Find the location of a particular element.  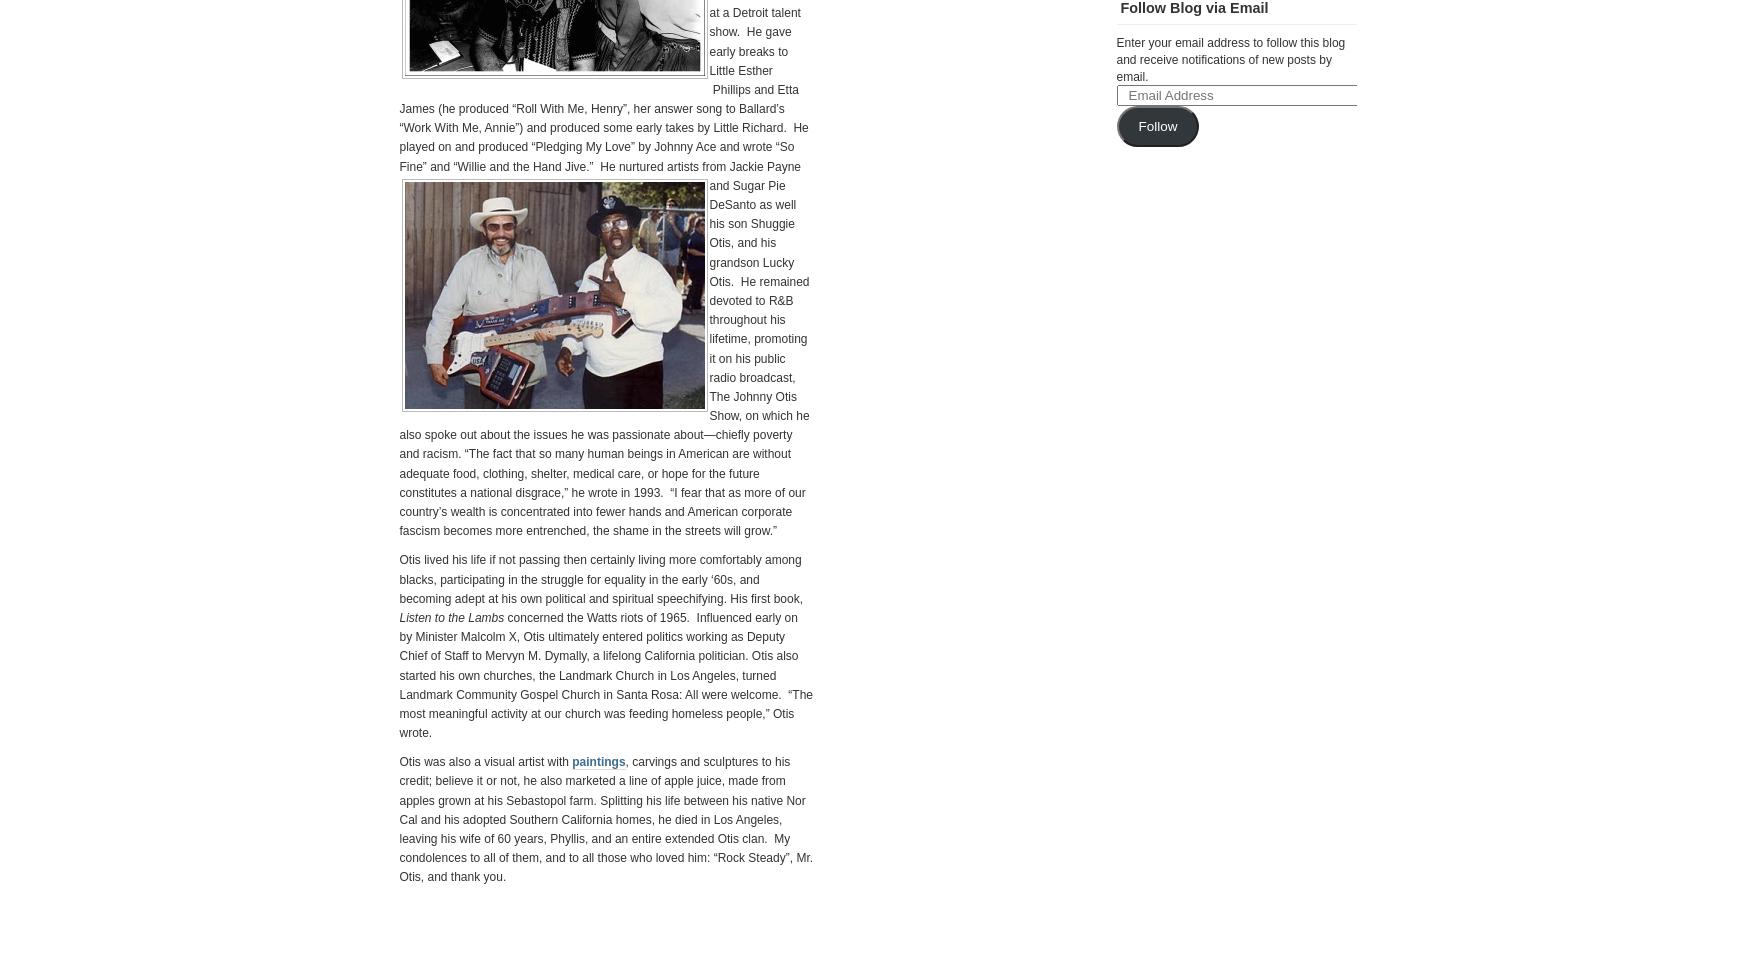

'Otis was also a visual artist with' is located at coordinates (485, 760).